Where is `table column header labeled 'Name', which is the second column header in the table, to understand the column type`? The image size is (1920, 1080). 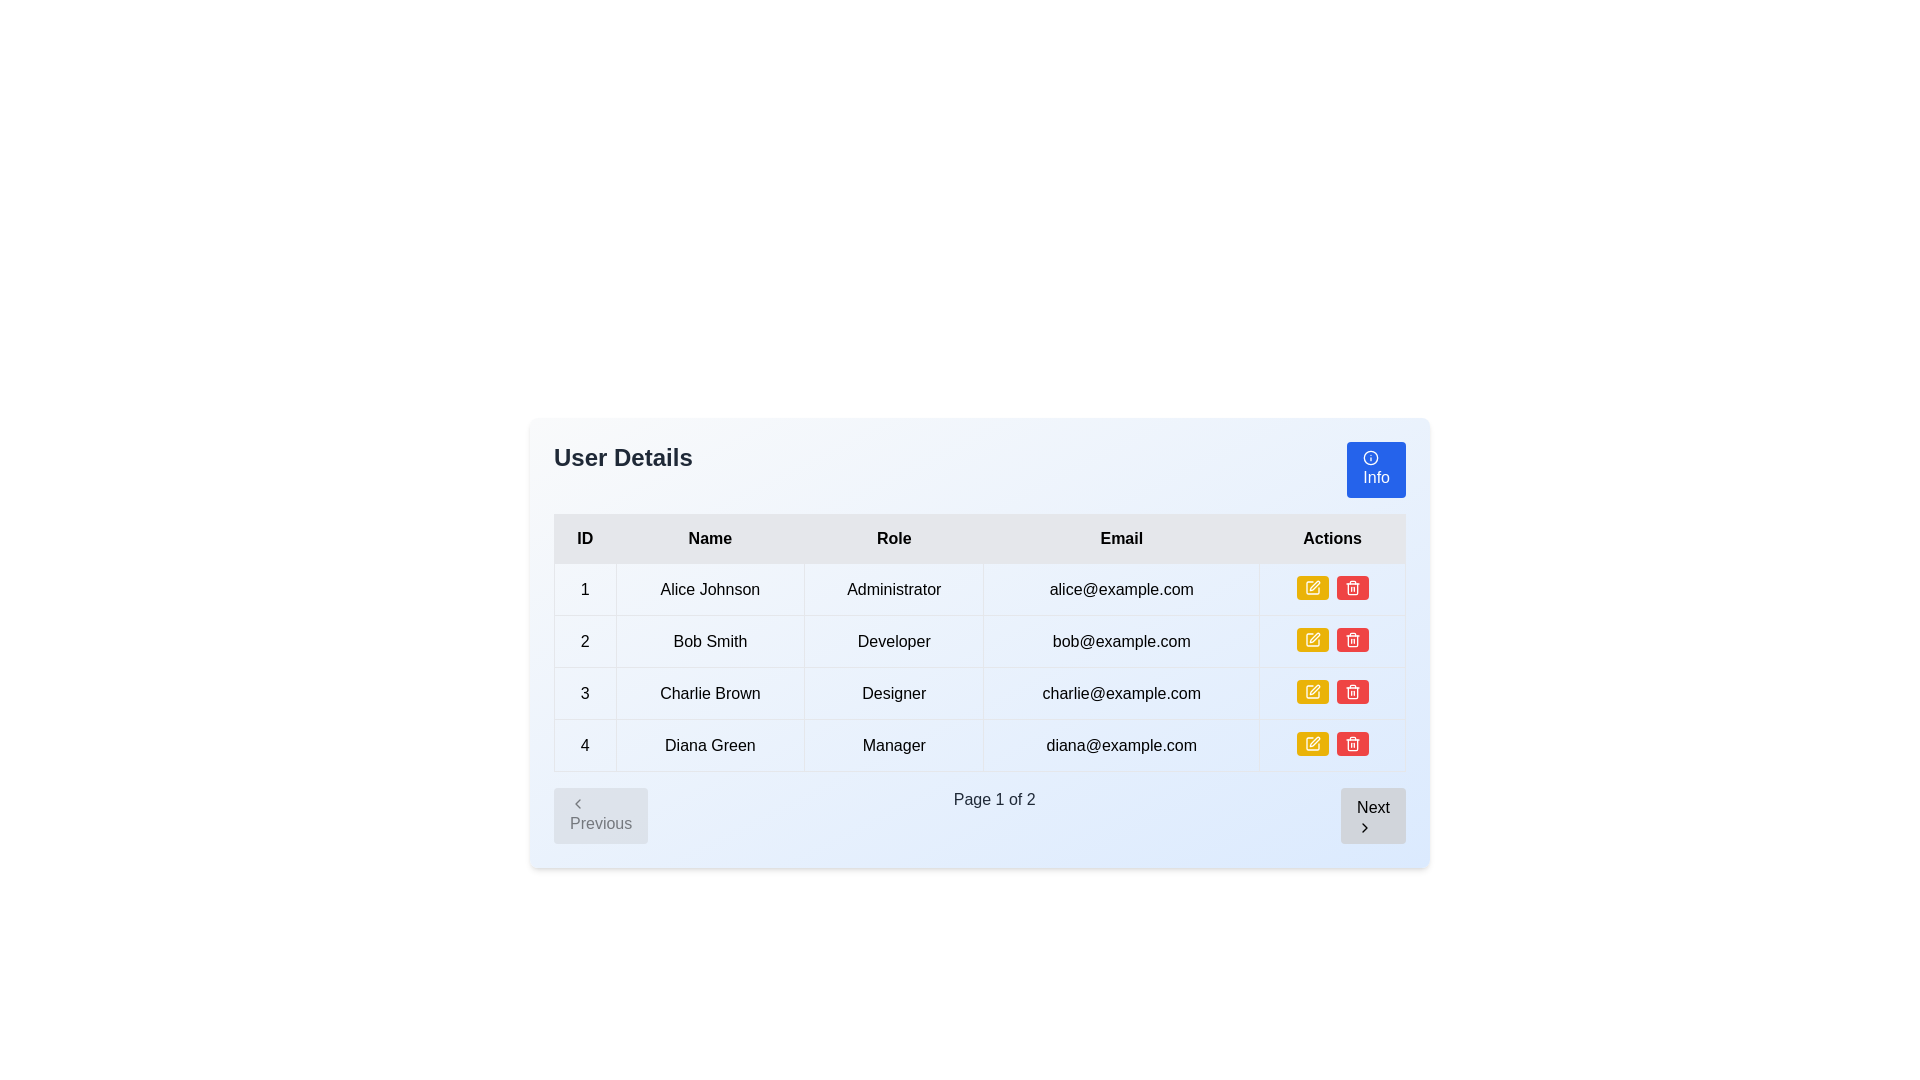 table column header labeled 'Name', which is the second column header in the table, to understand the column type is located at coordinates (710, 538).